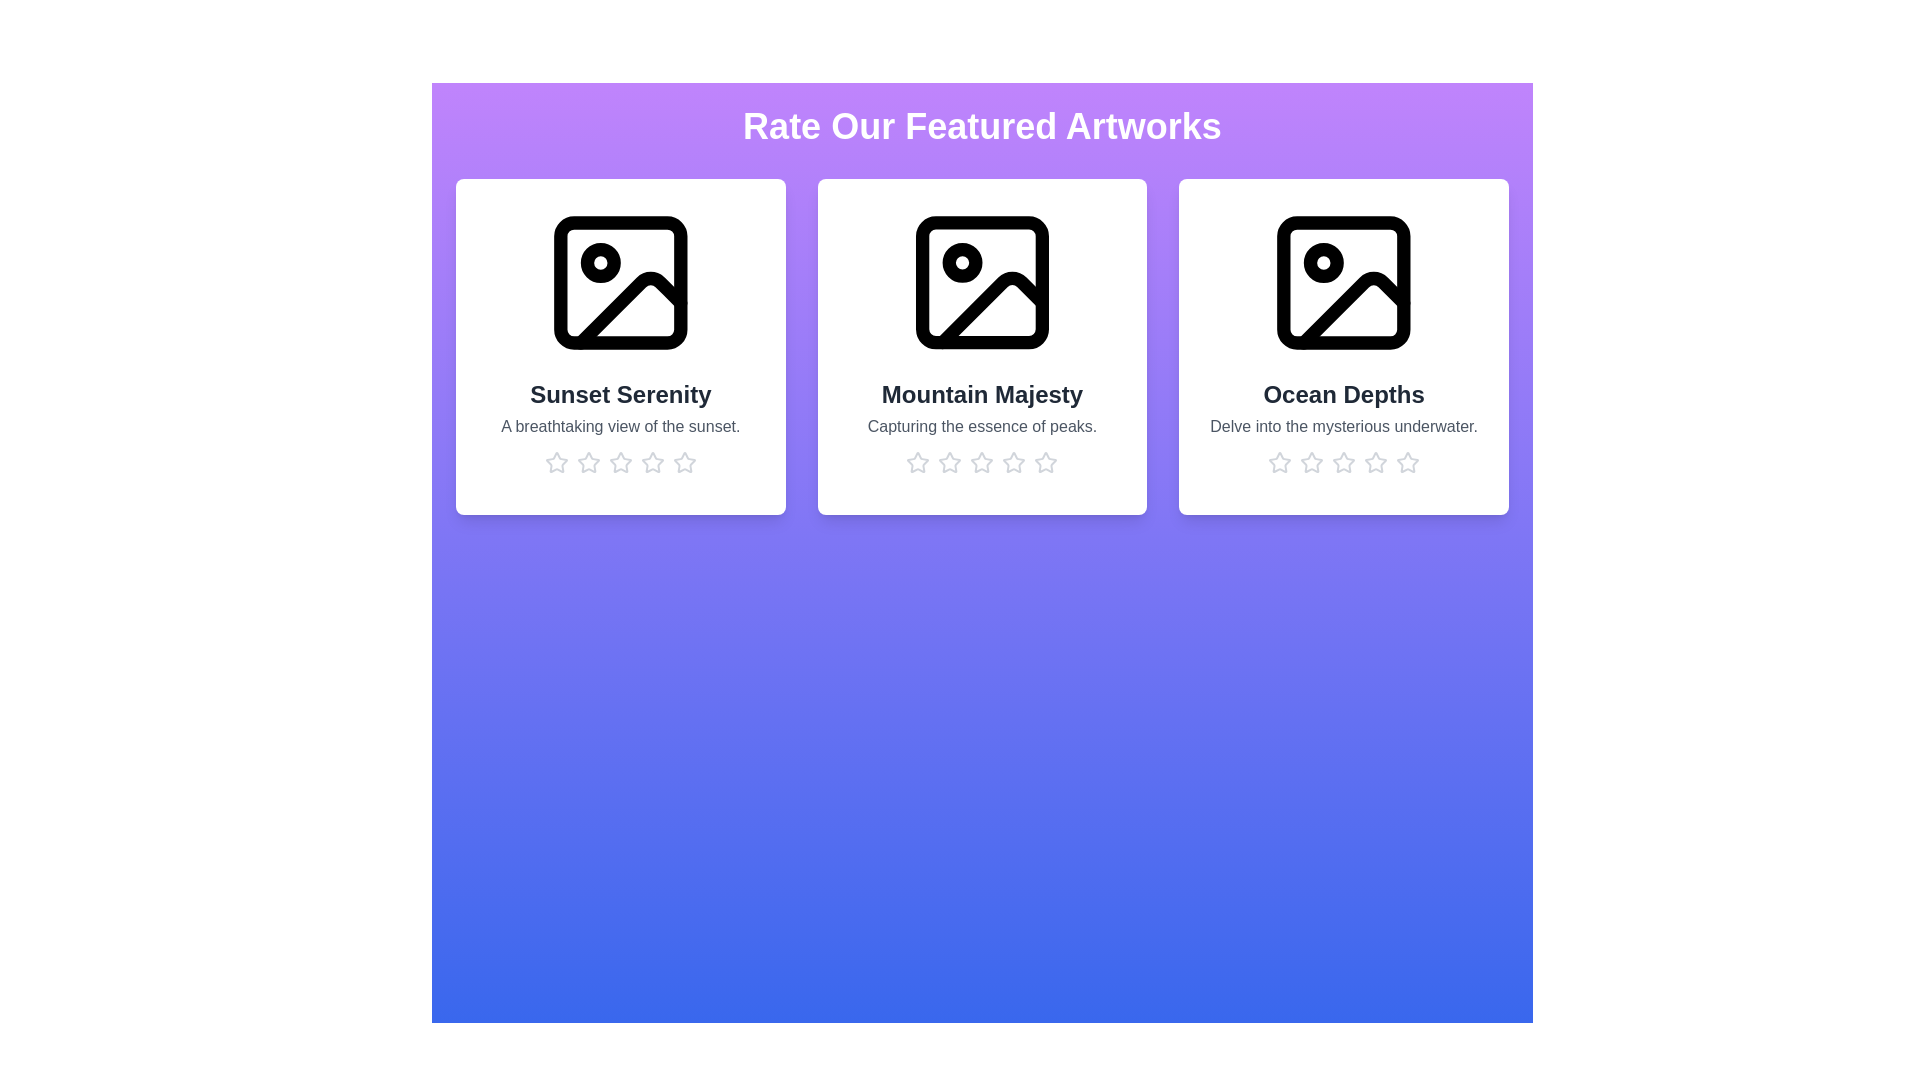  Describe the element at coordinates (949, 462) in the screenshot. I see `the rating for the artwork 'Mountain Majesty' to 2 stars` at that location.